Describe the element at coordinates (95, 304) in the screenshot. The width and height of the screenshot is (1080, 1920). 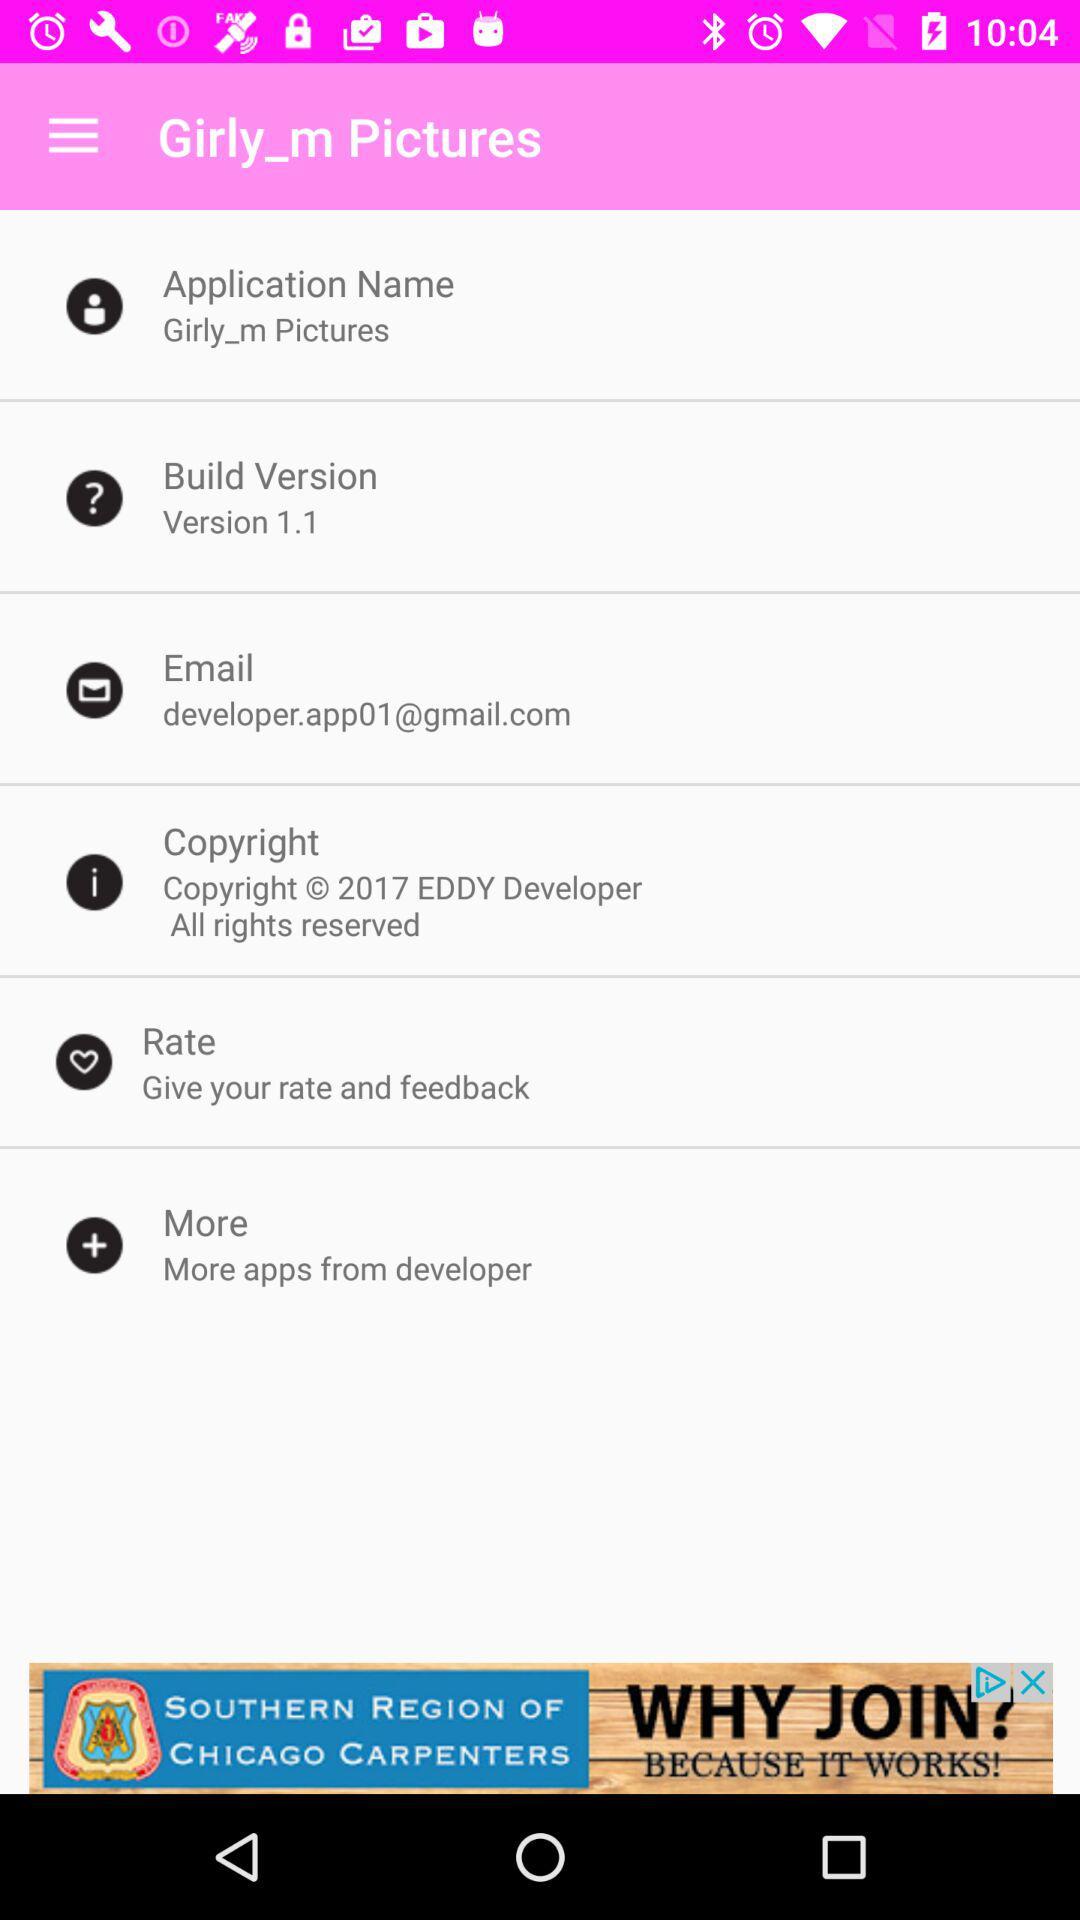
I see `the icon left side of application name` at that location.